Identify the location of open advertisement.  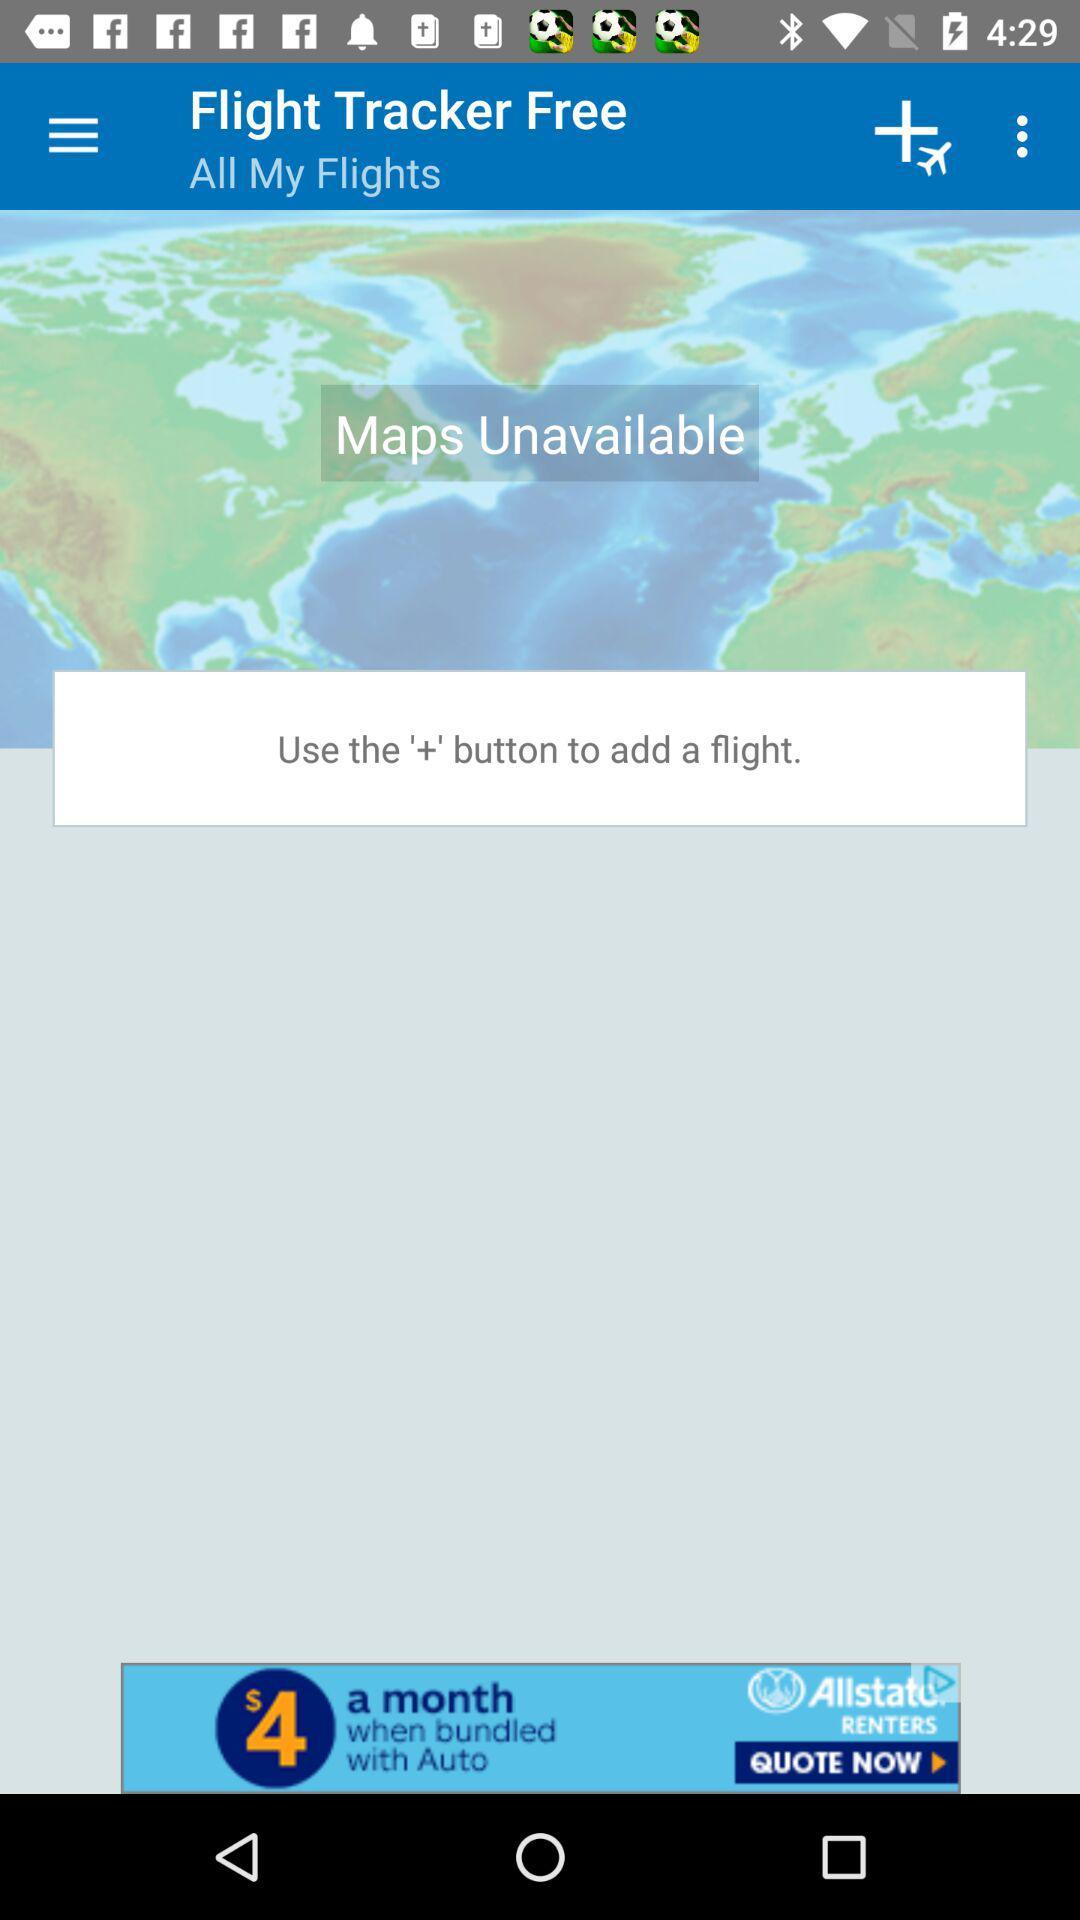
(540, 1727).